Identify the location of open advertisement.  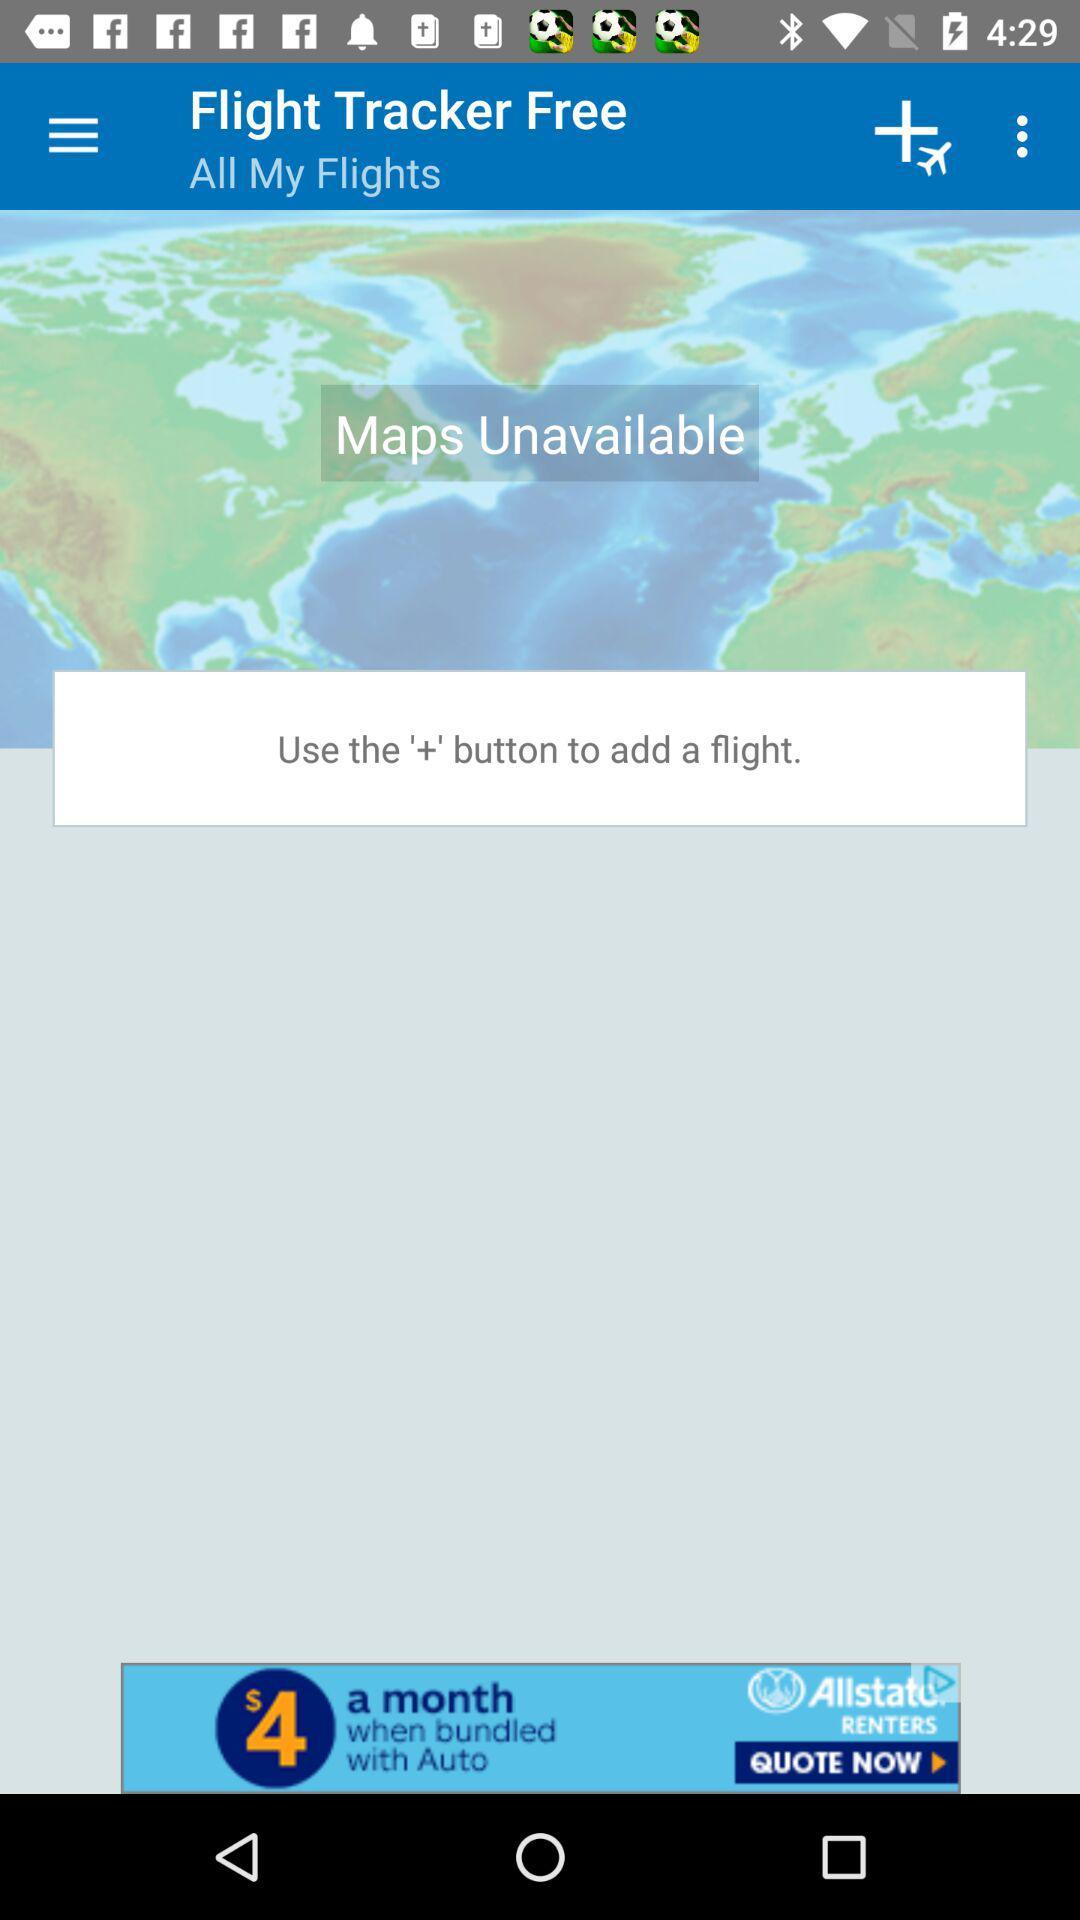
(540, 1727).